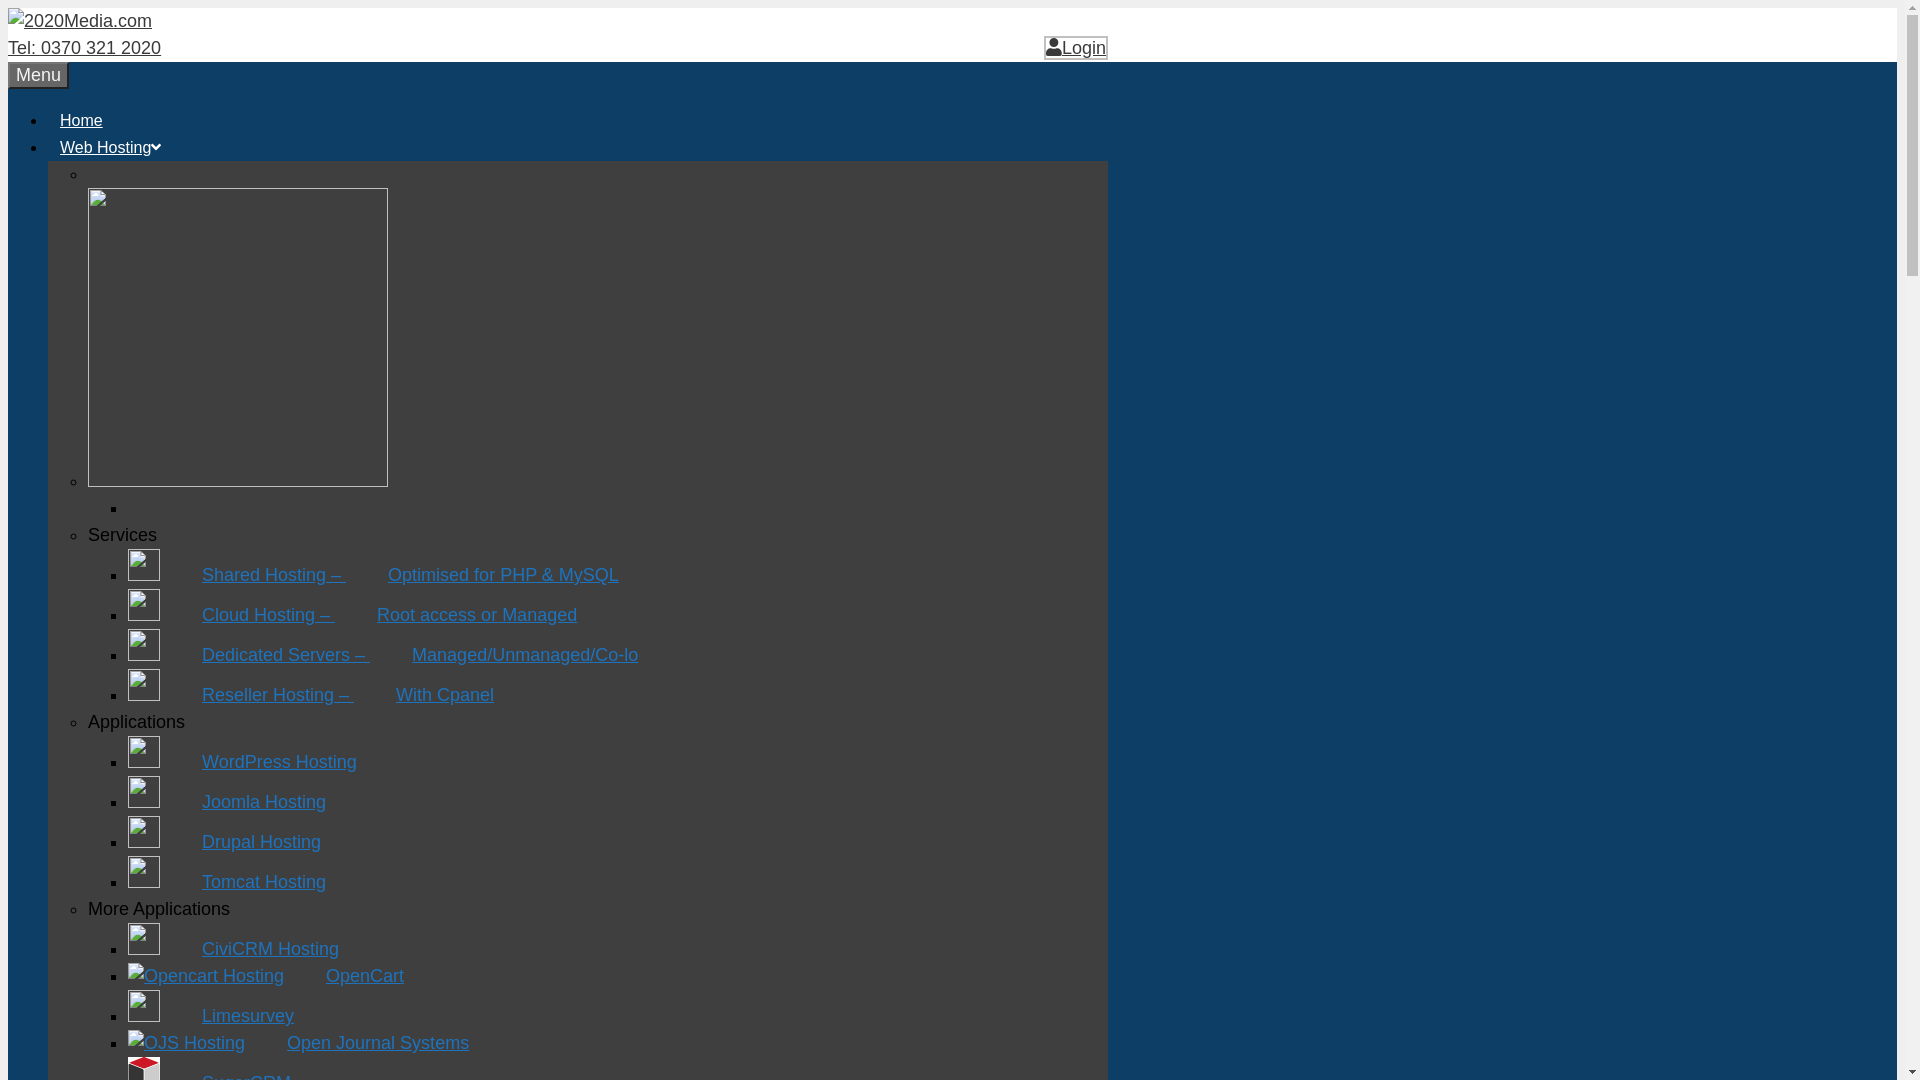 The width and height of the screenshot is (1920, 1080). Describe the element at coordinates (8, 20) in the screenshot. I see `'2020Media.com'` at that location.